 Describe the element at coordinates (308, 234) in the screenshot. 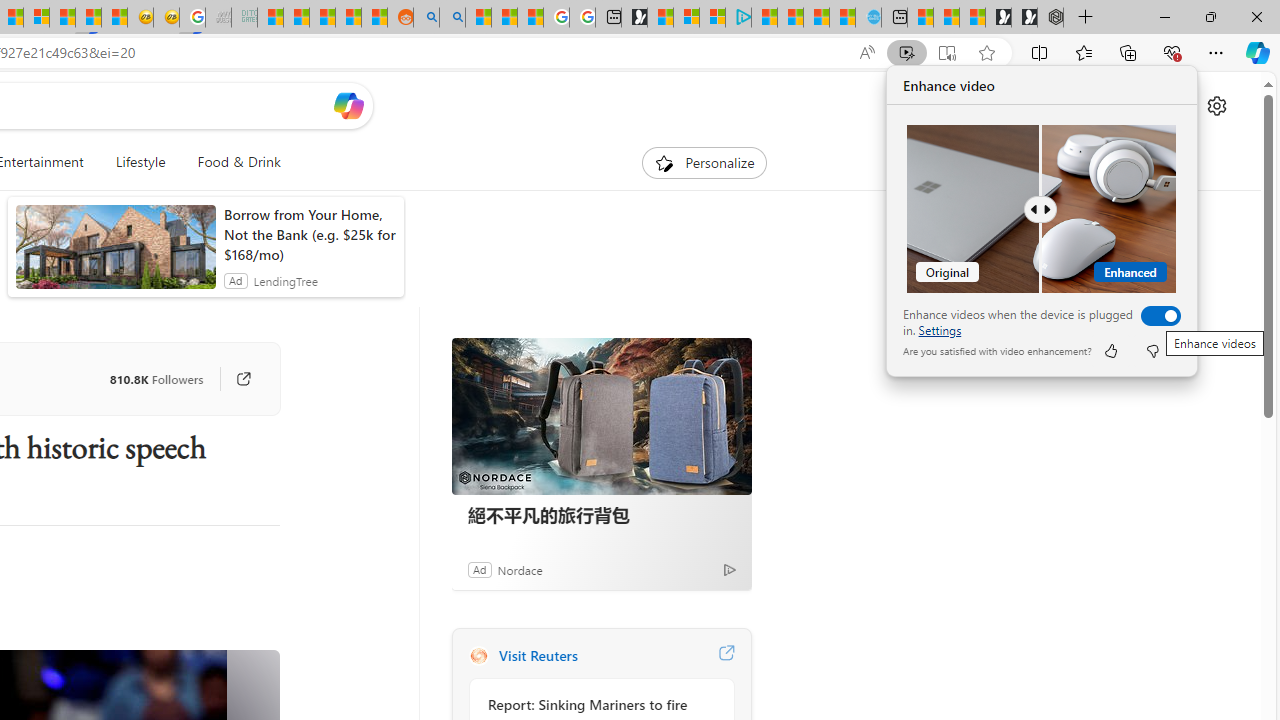

I see `'Borrow from Your Home, Not the Bank (e.g. $25k for $168/mo)'` at that location.